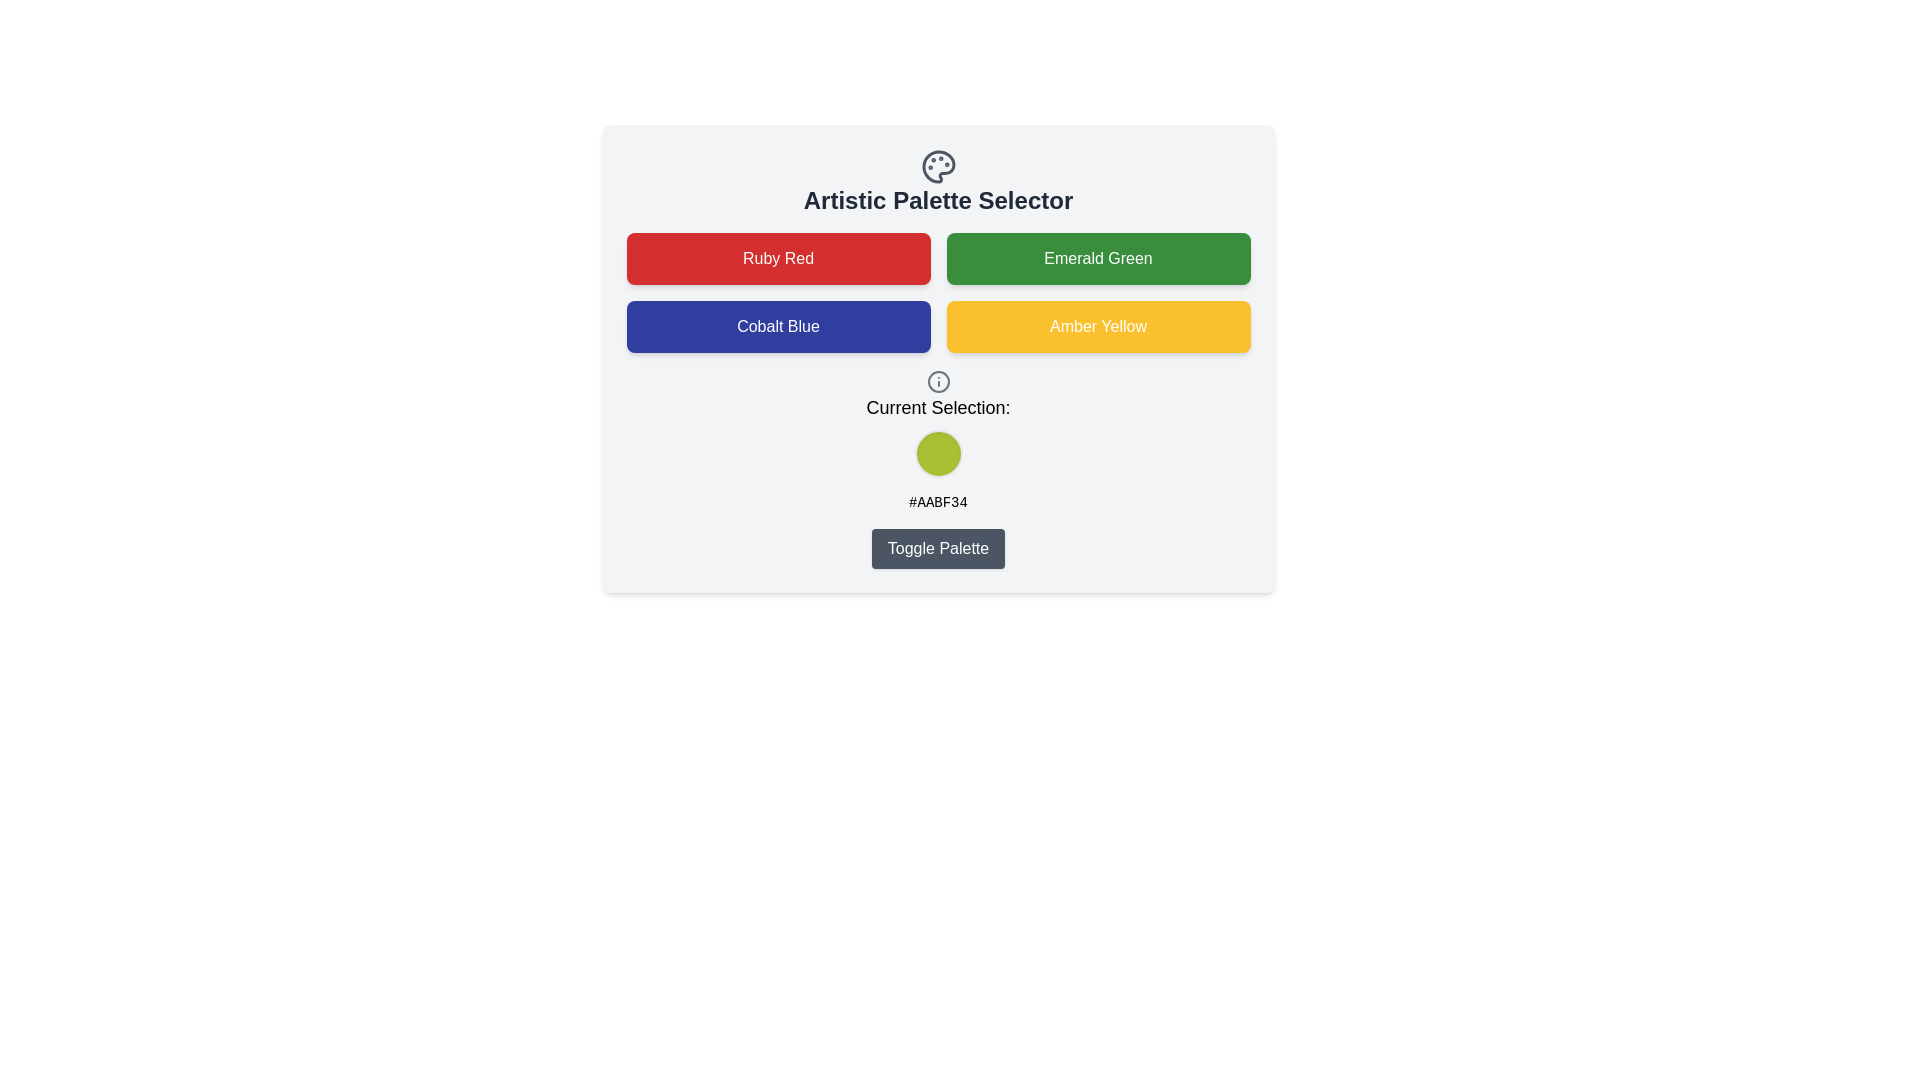 This screenshot has width=1920, height=1080. What do you see at coordinates (937, 381) in the screenshot?
I see `the small circular border of the 'i' symbol in the informational icon, which is part of the Decorative SVG circle located above the text 'Current Selection:' and below the title 'Artistic Palette Selector'` at bounding box center [937, 381].